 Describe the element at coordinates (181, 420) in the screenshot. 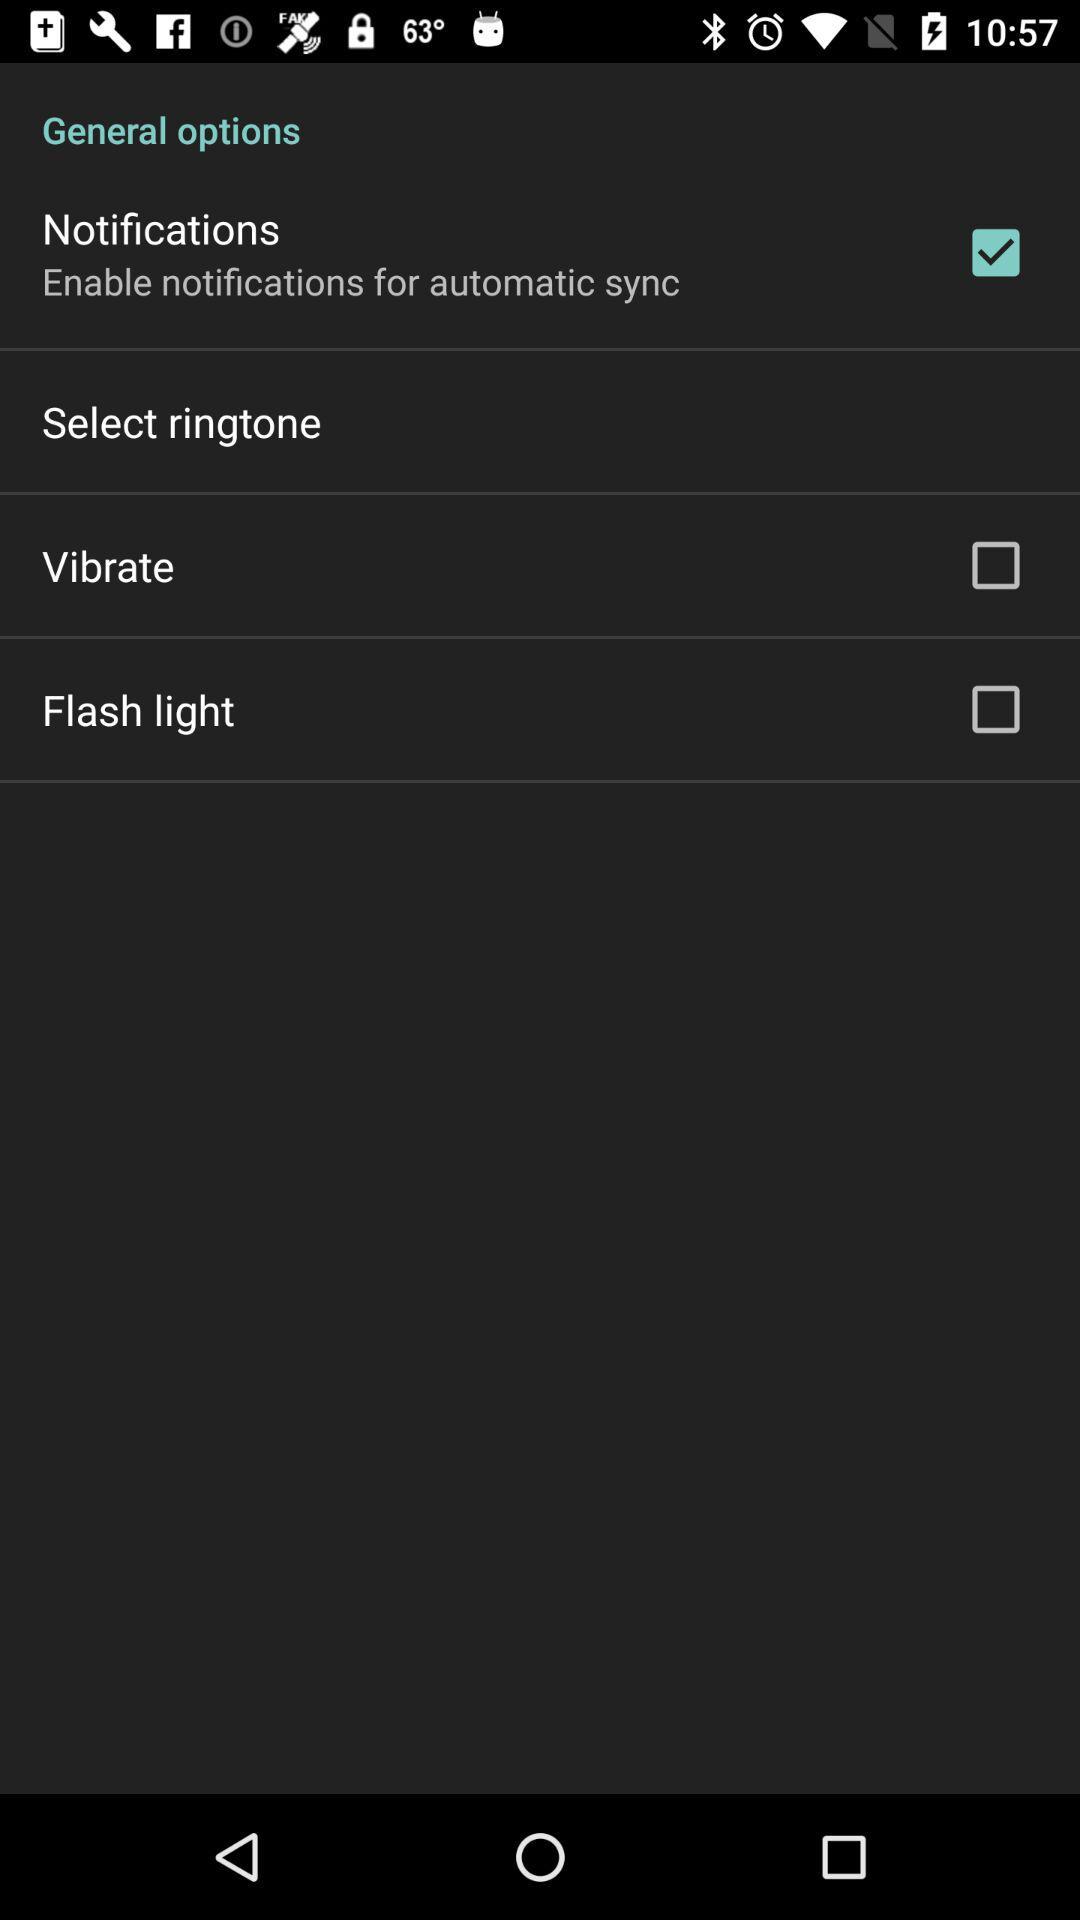

I see `the item below enable notifications for item` at that location.